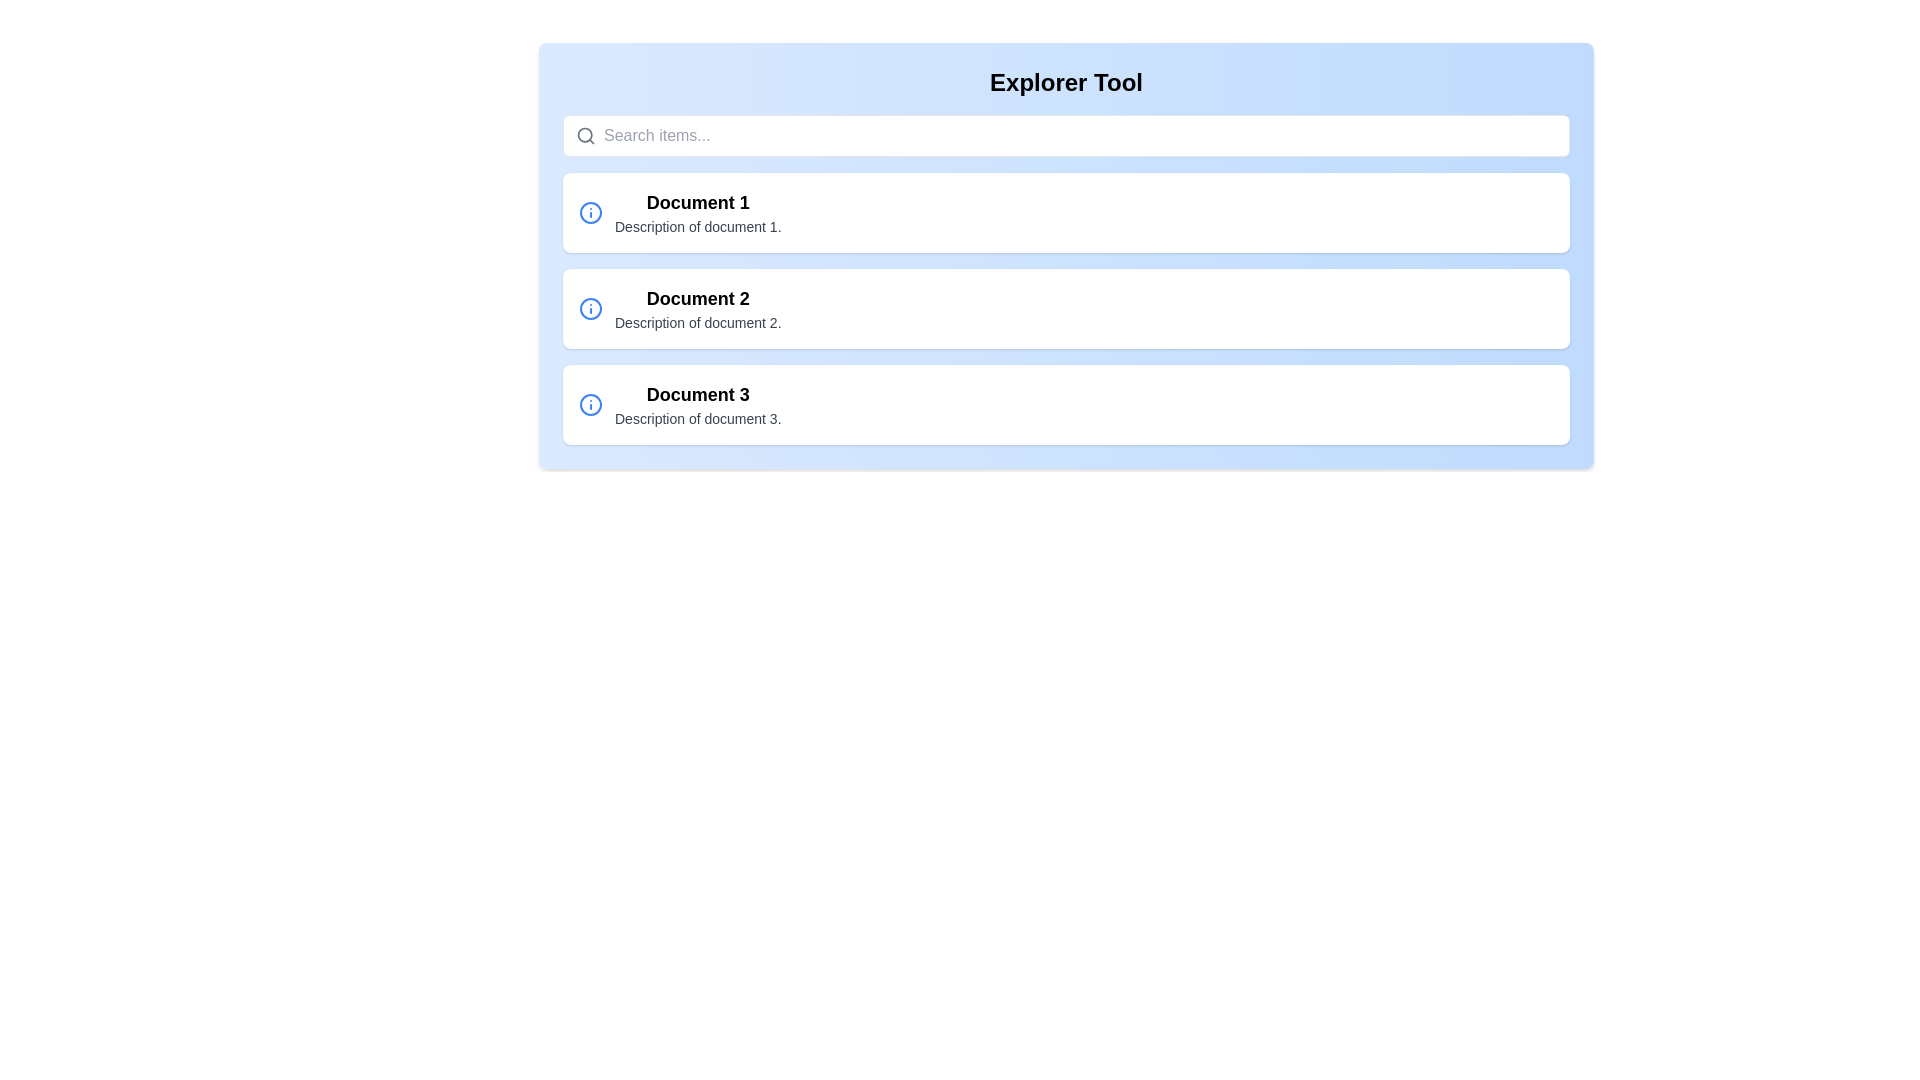 Image resolution: width=1920 pixels, height=1080 pixels. Describe the element at coordinates (1065, 82) in the screenshot. I see `the title header Text Label located at the top of the box containing a search field and a list of documents` at that location.